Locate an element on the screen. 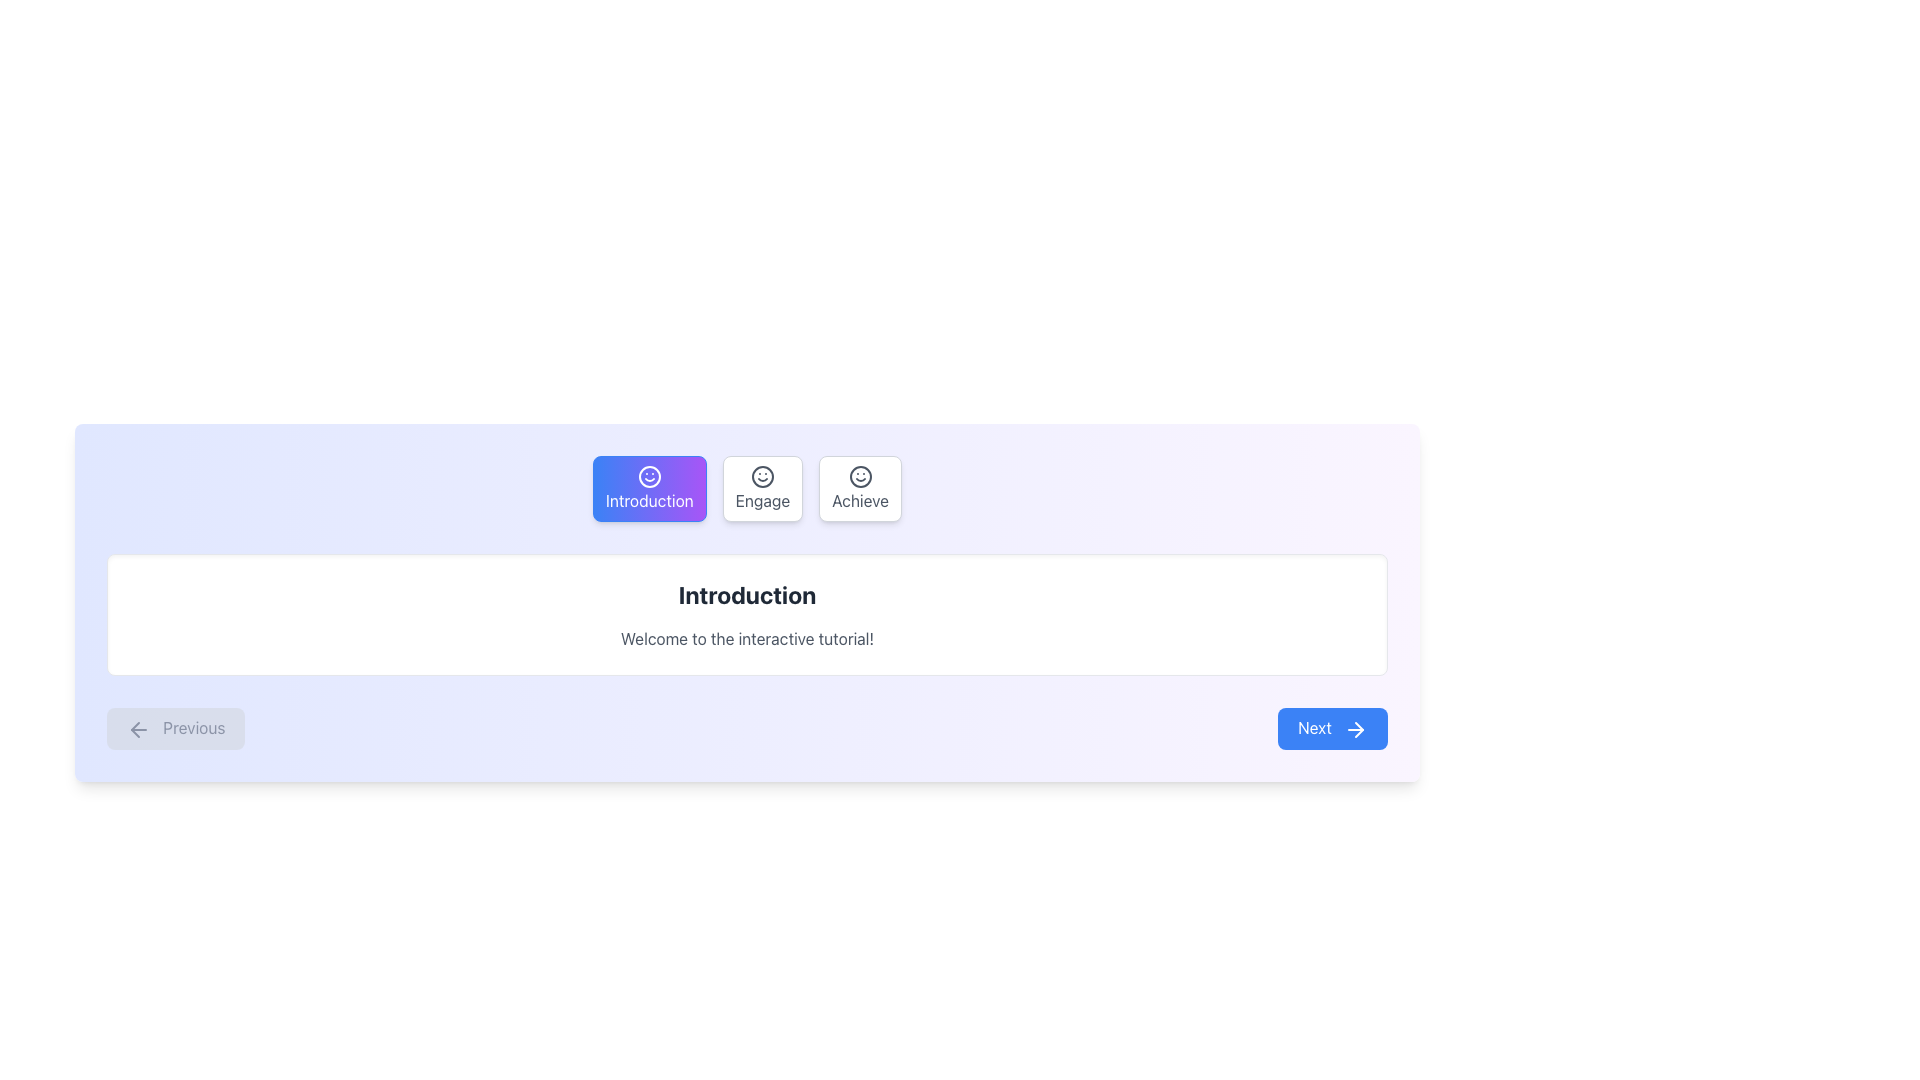  the decorative icon within the 'Introduction' button, which is centered above the text label 'Introduction' is located at coordinates (649, 477).